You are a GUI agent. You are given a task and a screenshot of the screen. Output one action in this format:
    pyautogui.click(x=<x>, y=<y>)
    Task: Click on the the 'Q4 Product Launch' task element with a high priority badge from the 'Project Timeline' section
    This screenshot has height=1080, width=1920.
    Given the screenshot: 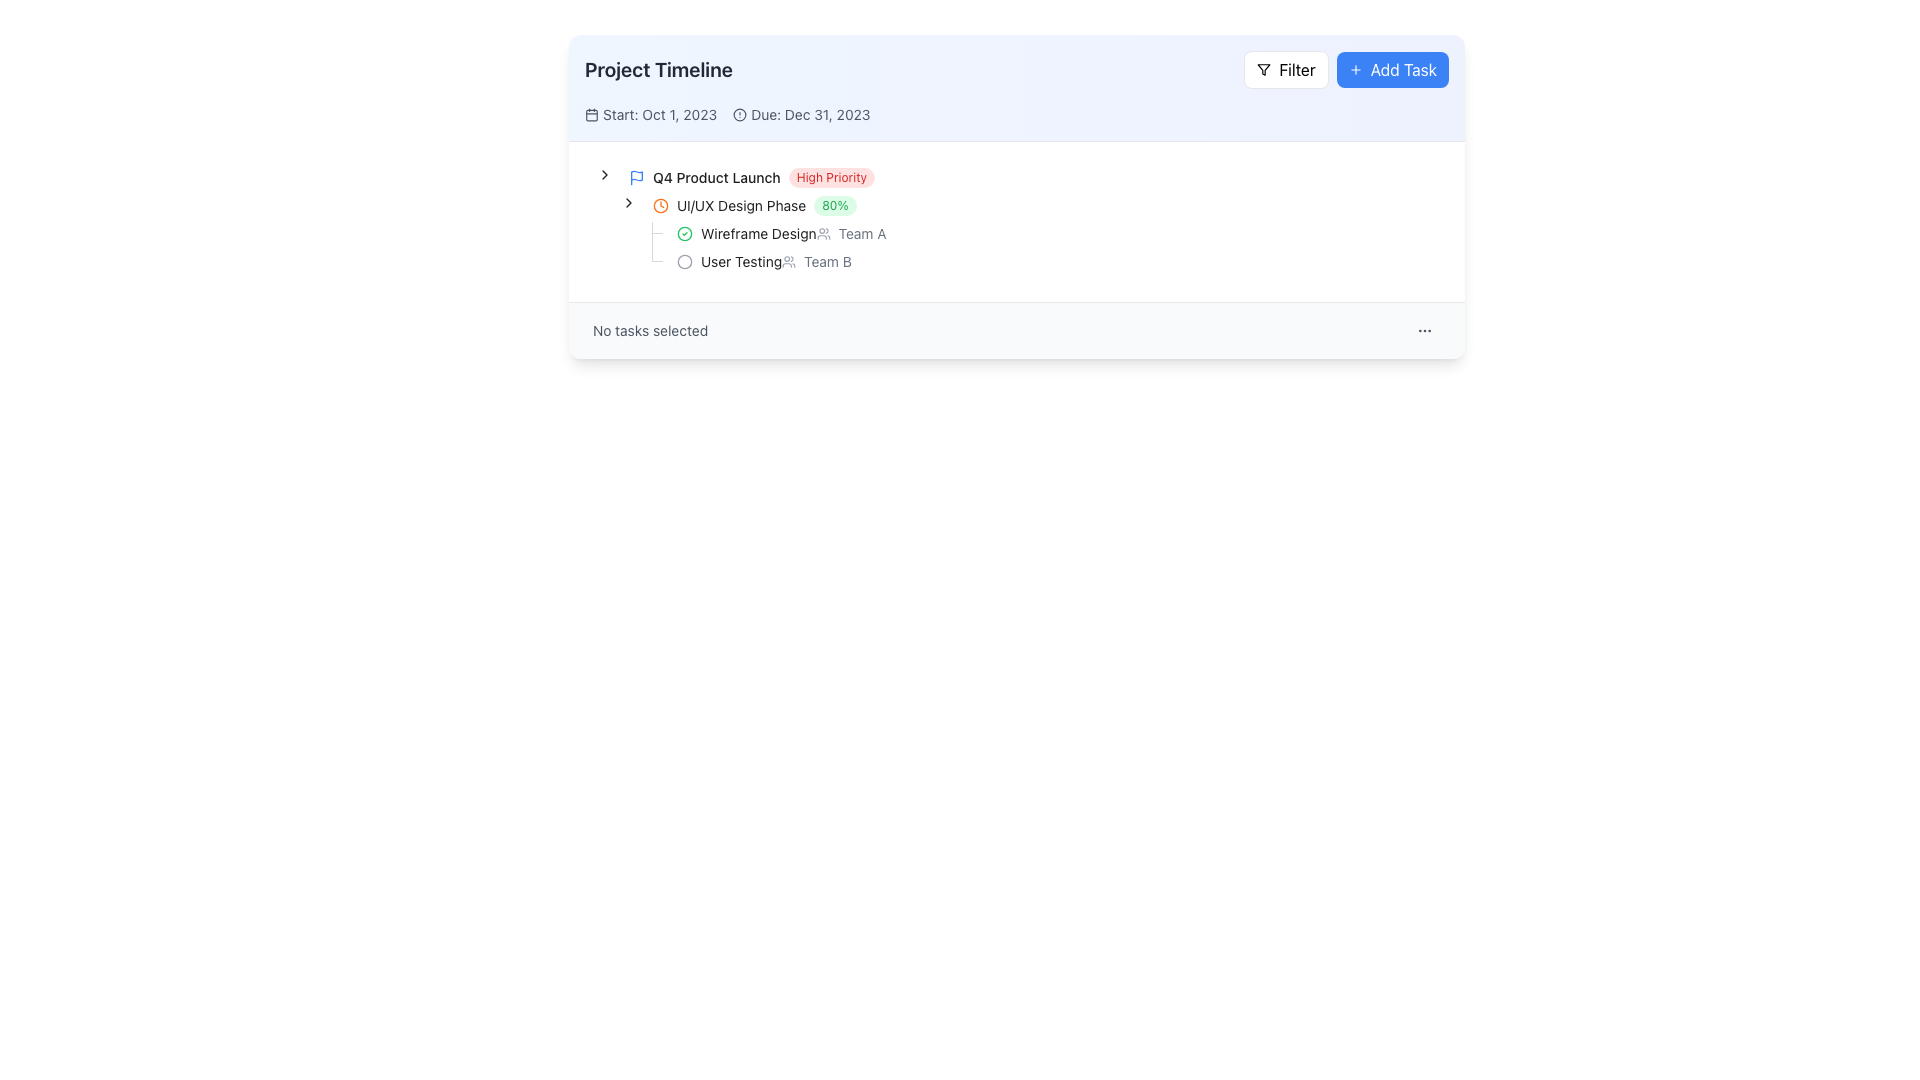 What is the action you would take?
    pyautogui.click(x=751, y=176)
    